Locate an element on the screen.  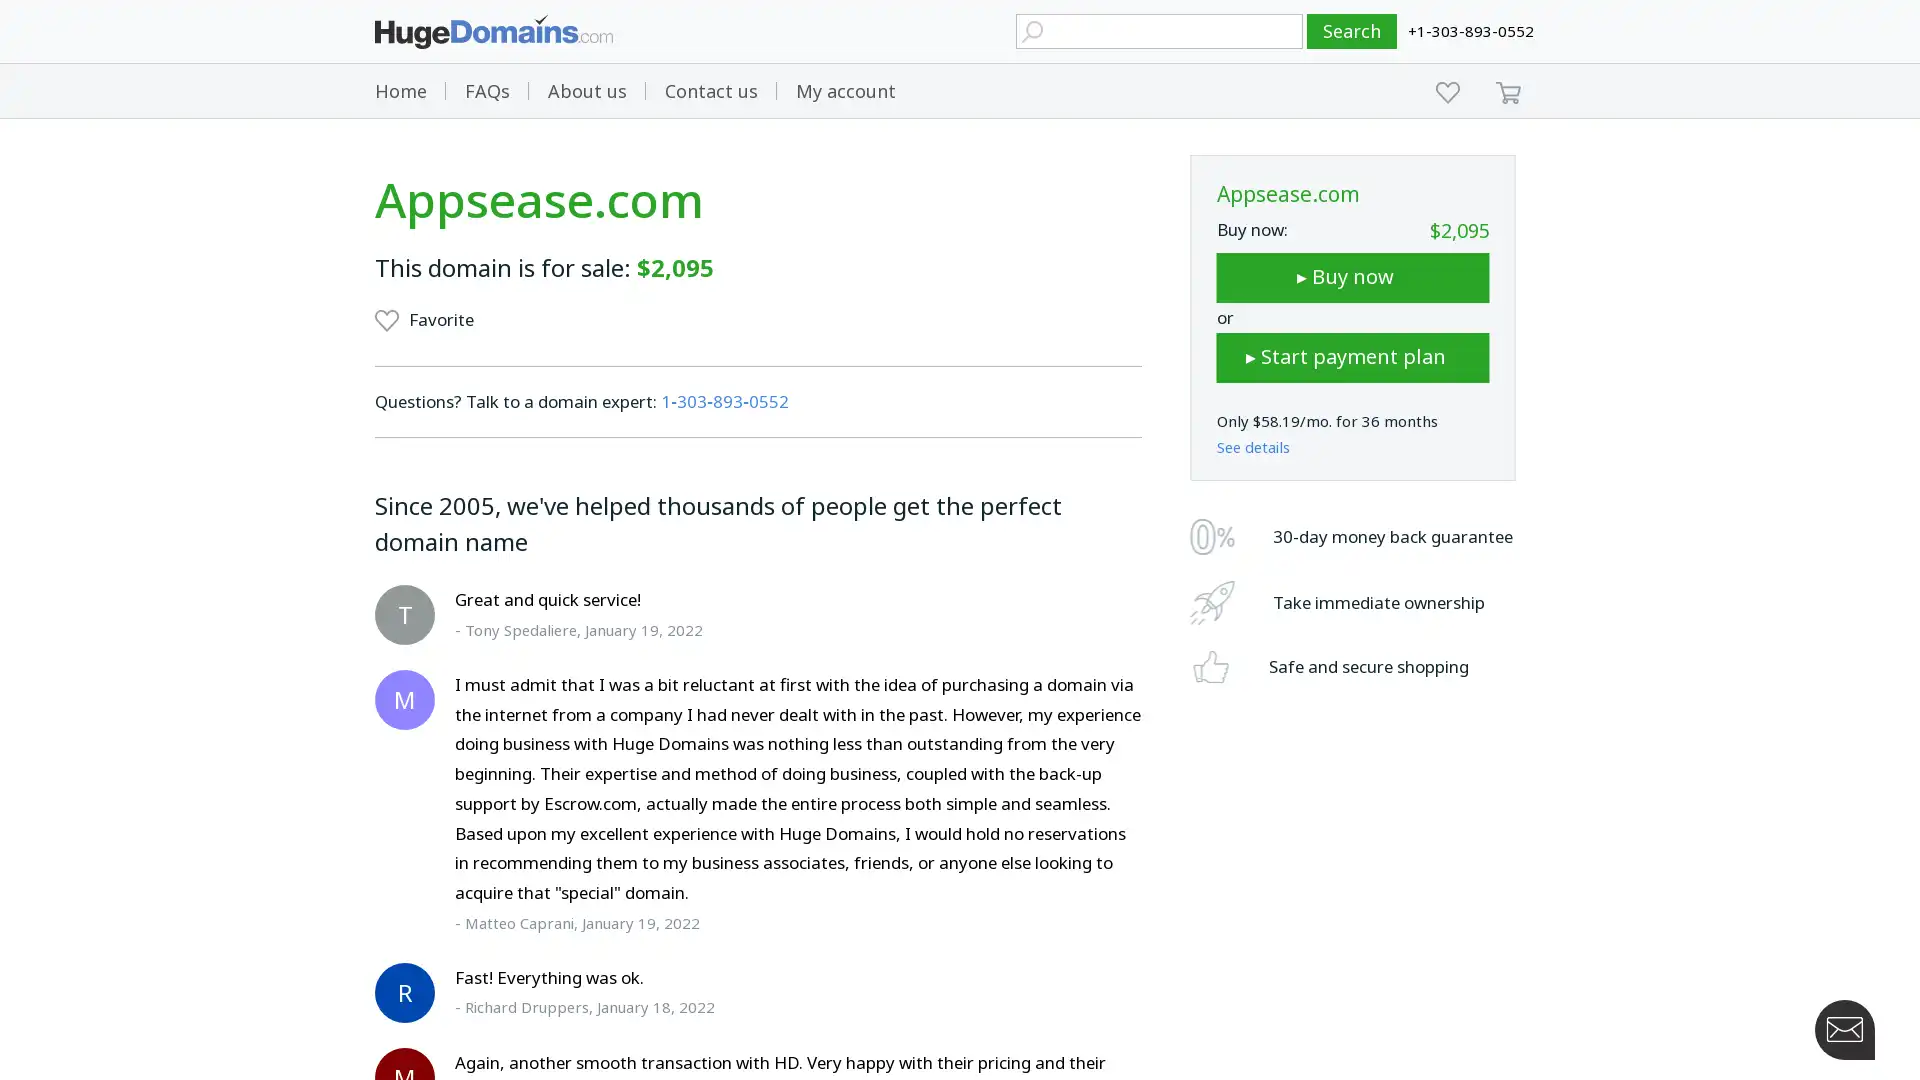
Search is located at coordinates (1352, 31).